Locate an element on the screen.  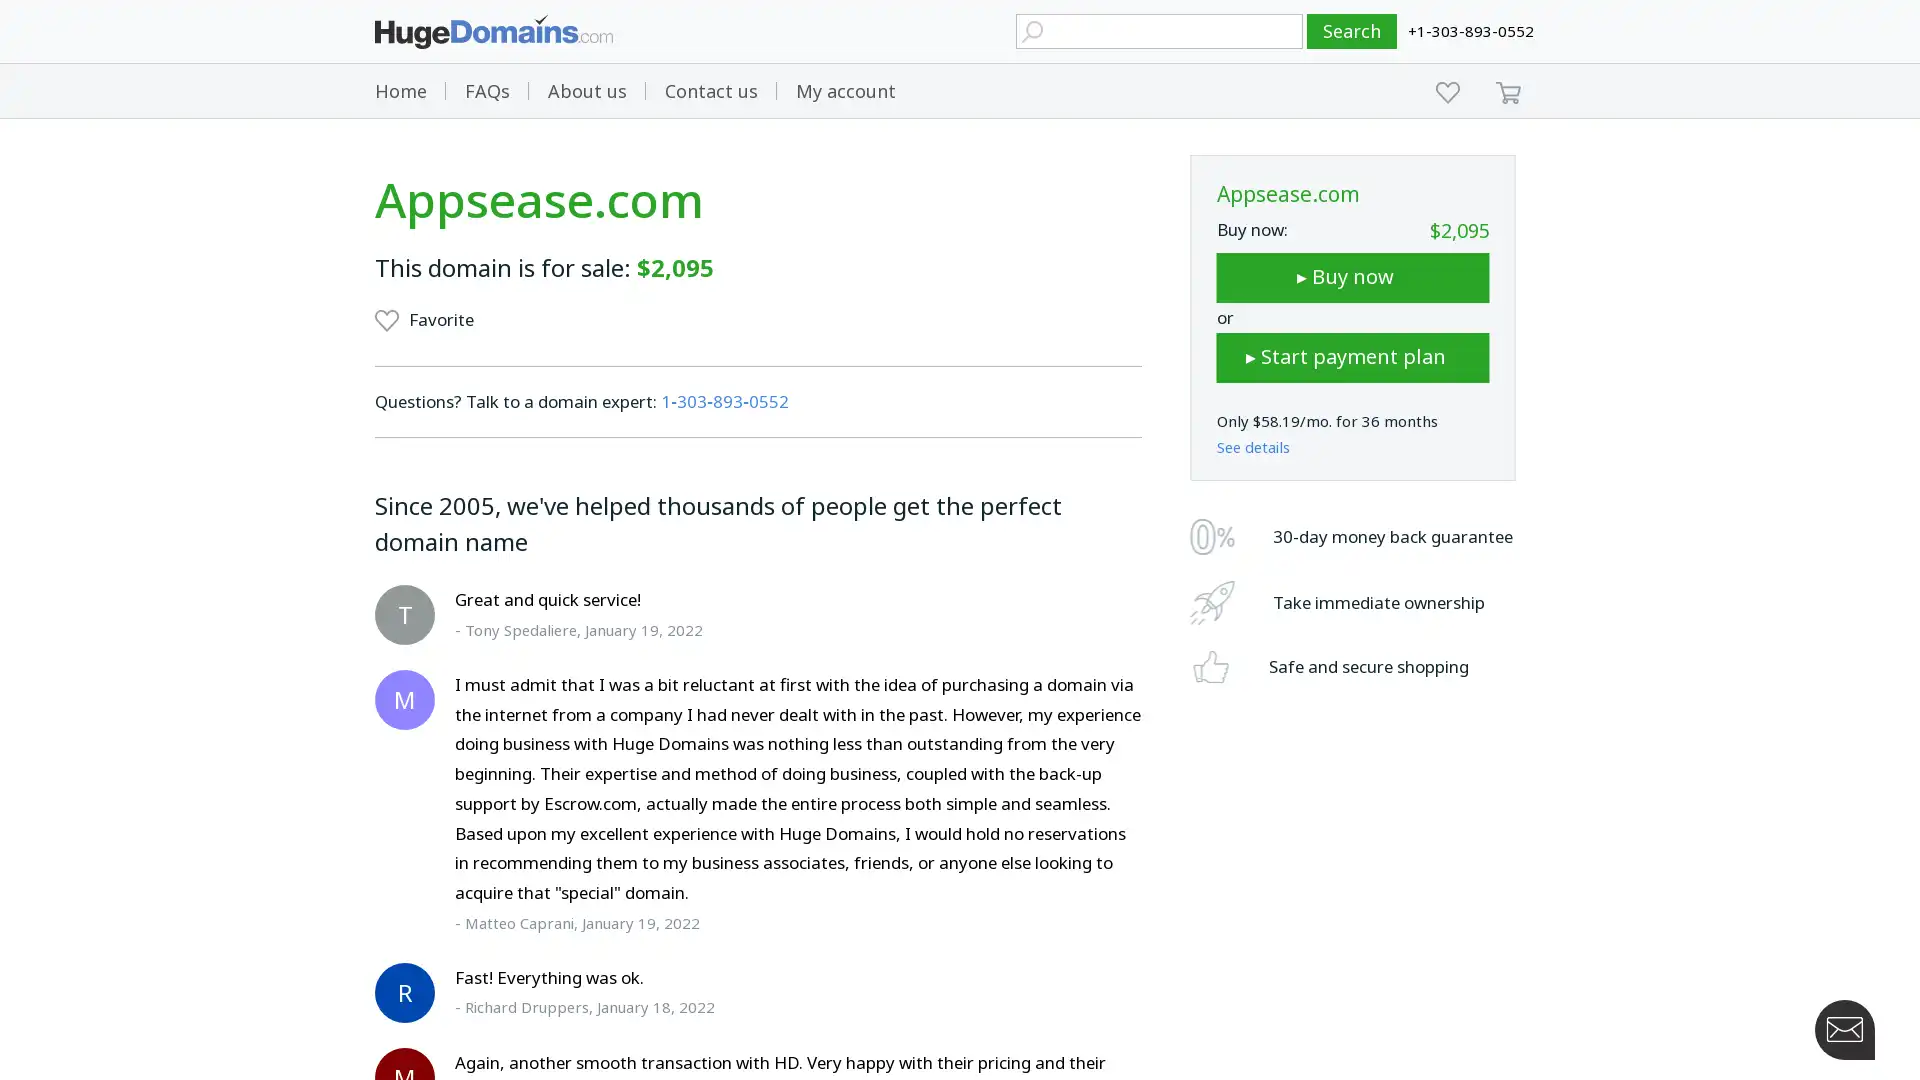
Search is located at coordinates (1352, 31).